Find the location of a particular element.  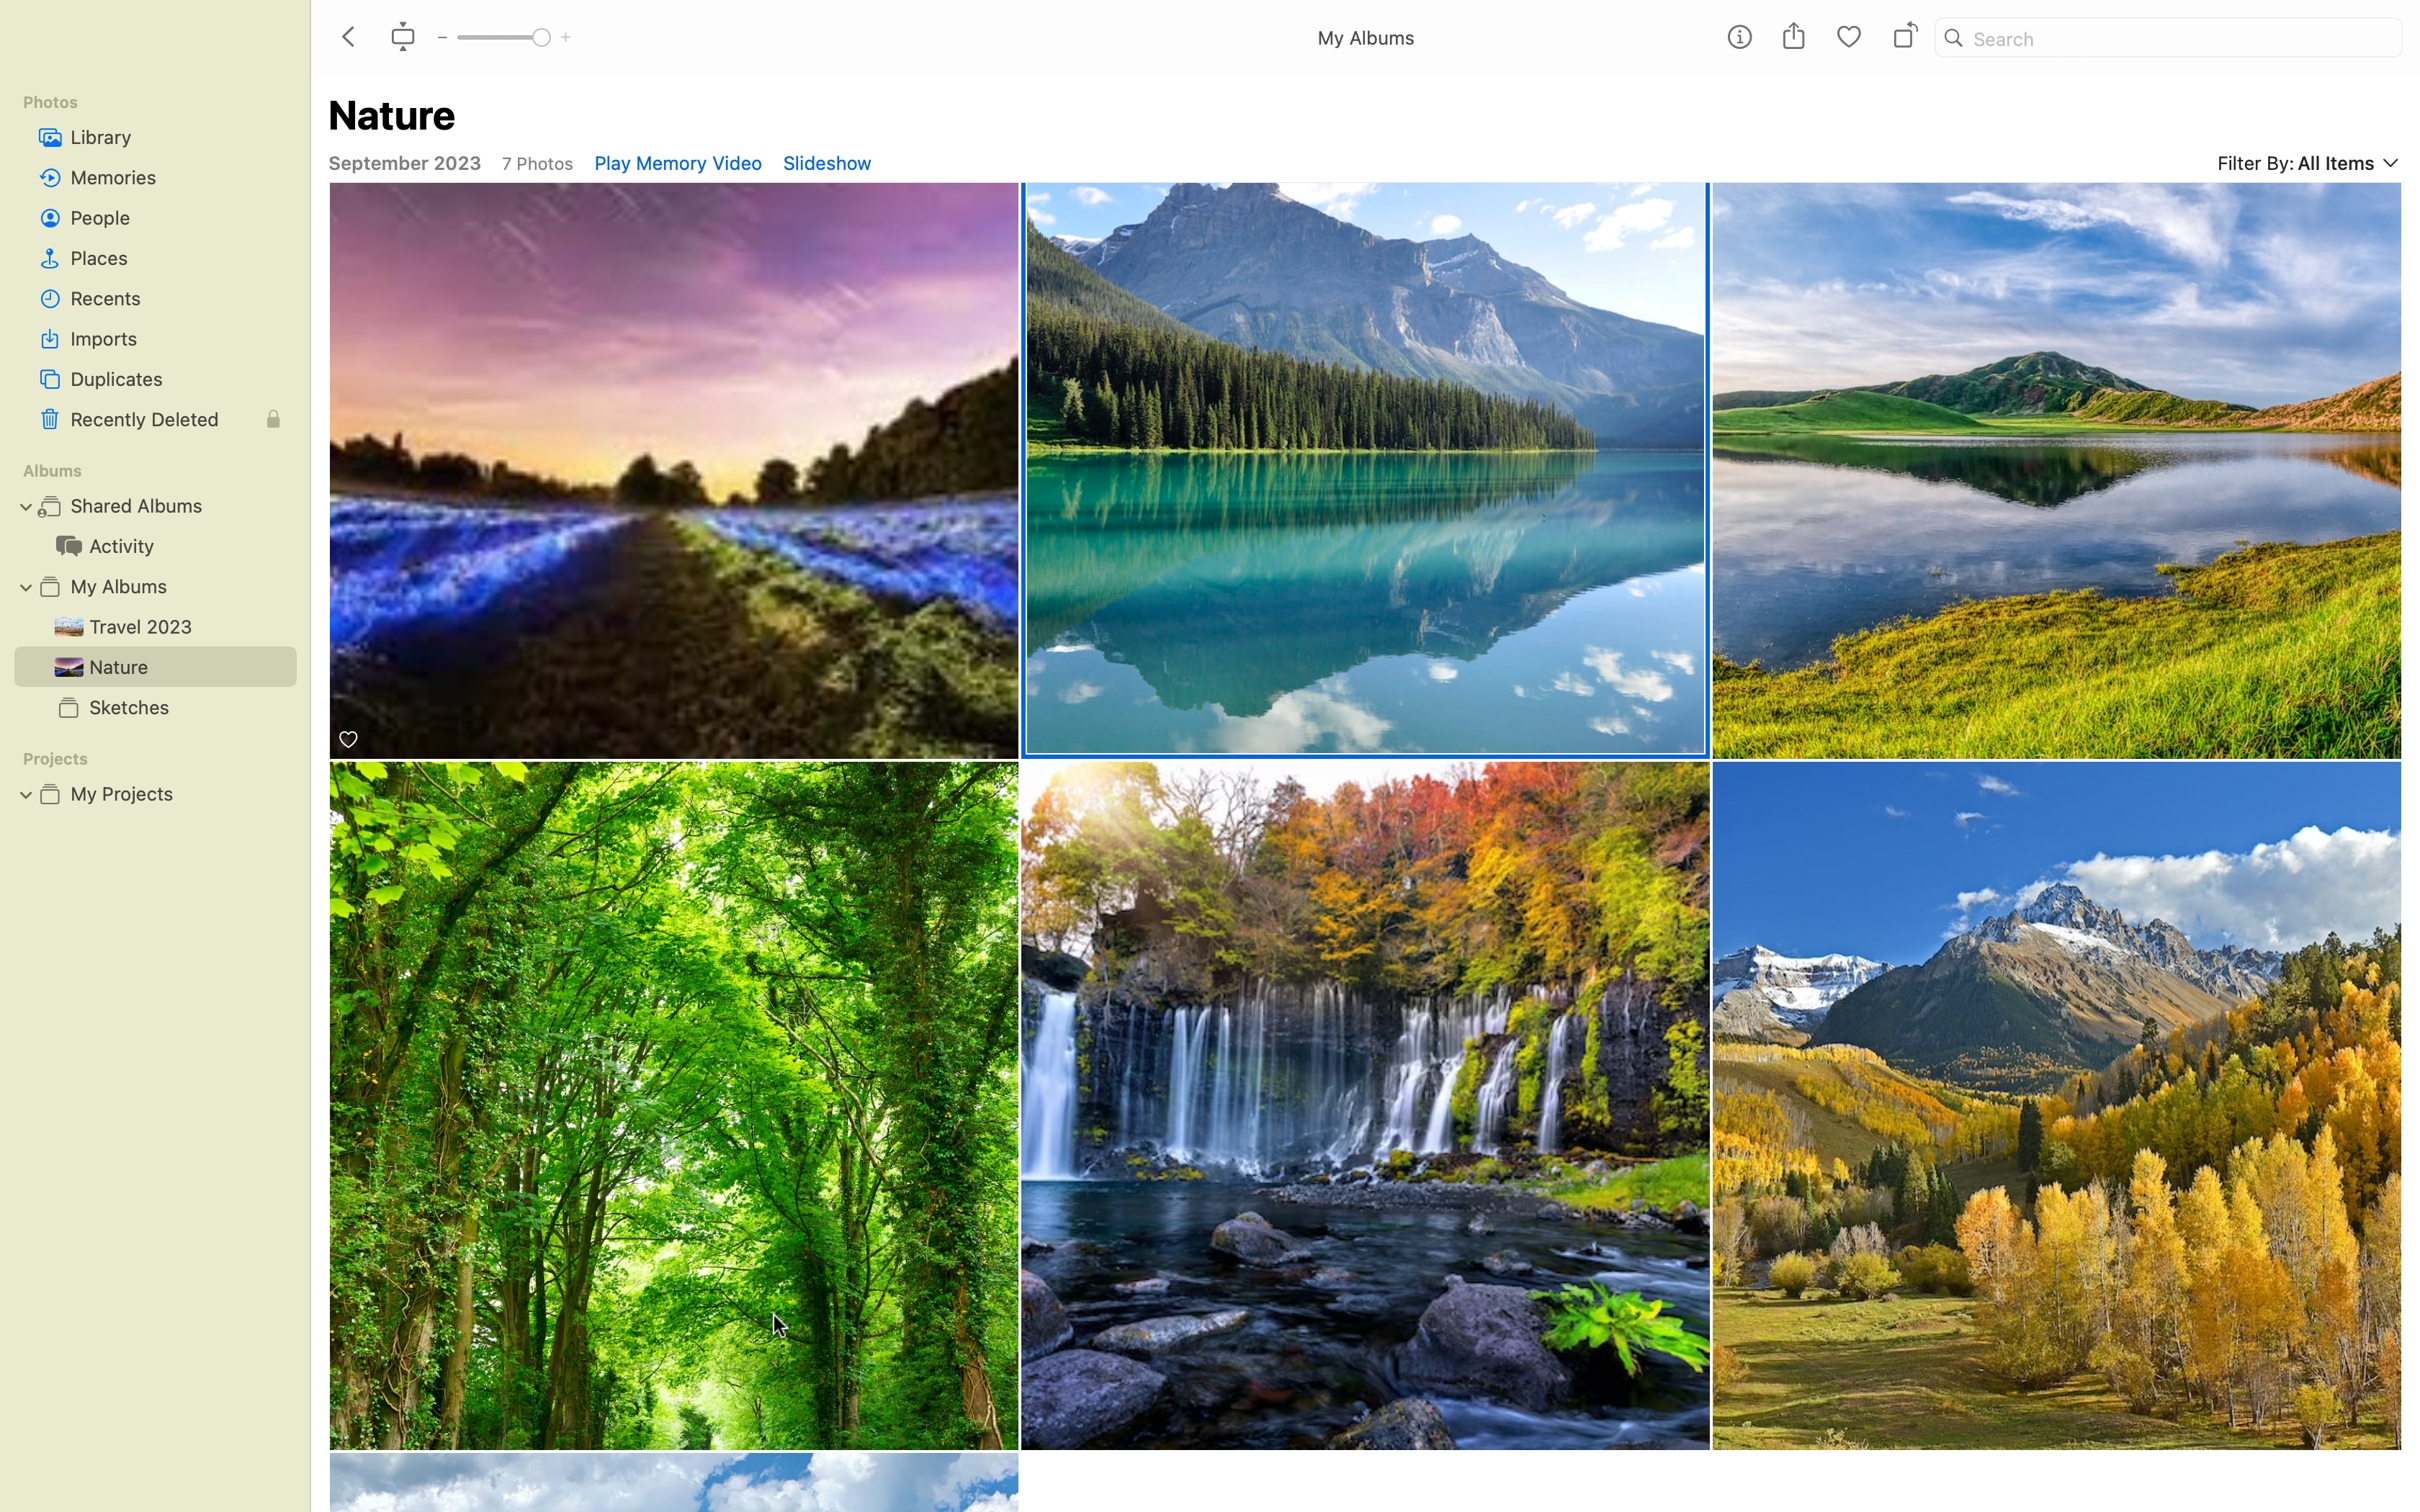

the Travel album and use the scroll feature to view all photos is located at coordinates (151, 624).